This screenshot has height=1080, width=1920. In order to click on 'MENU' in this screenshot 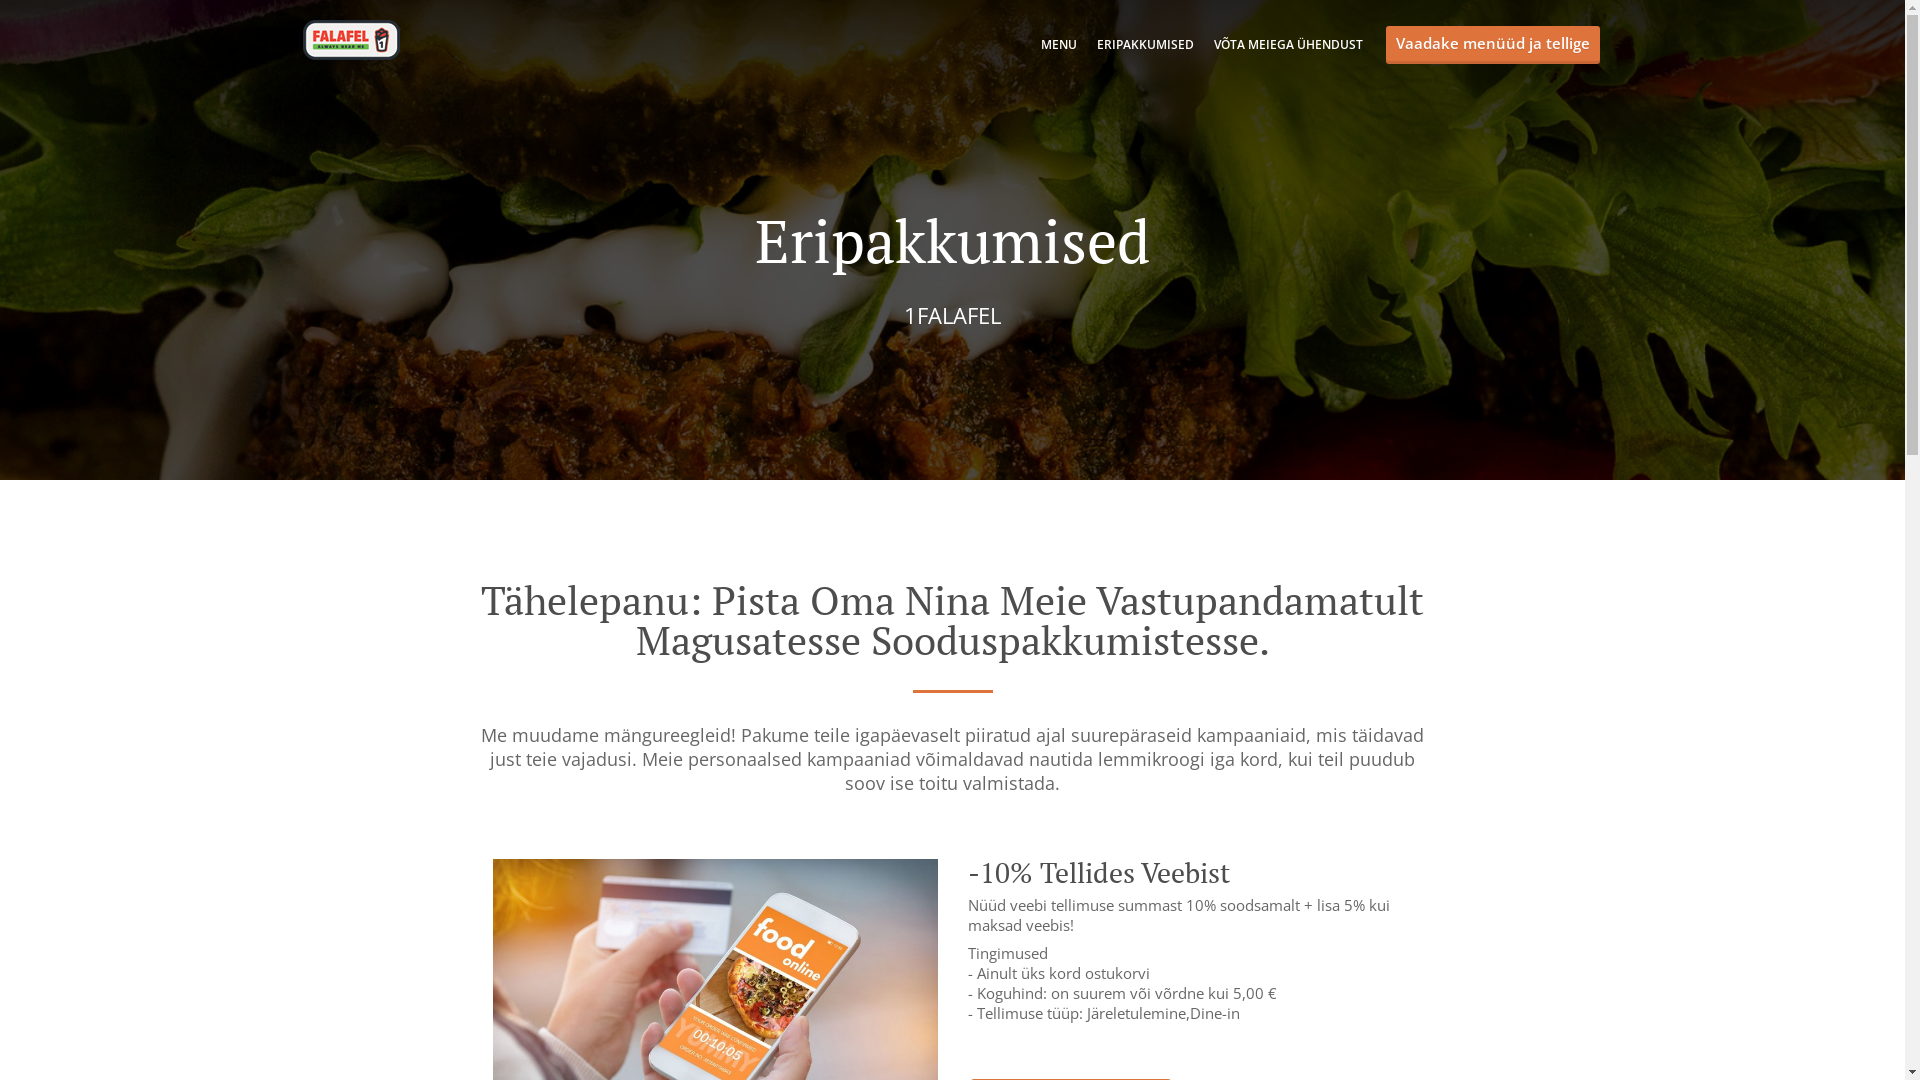, I will do `click(1056, 44)`.